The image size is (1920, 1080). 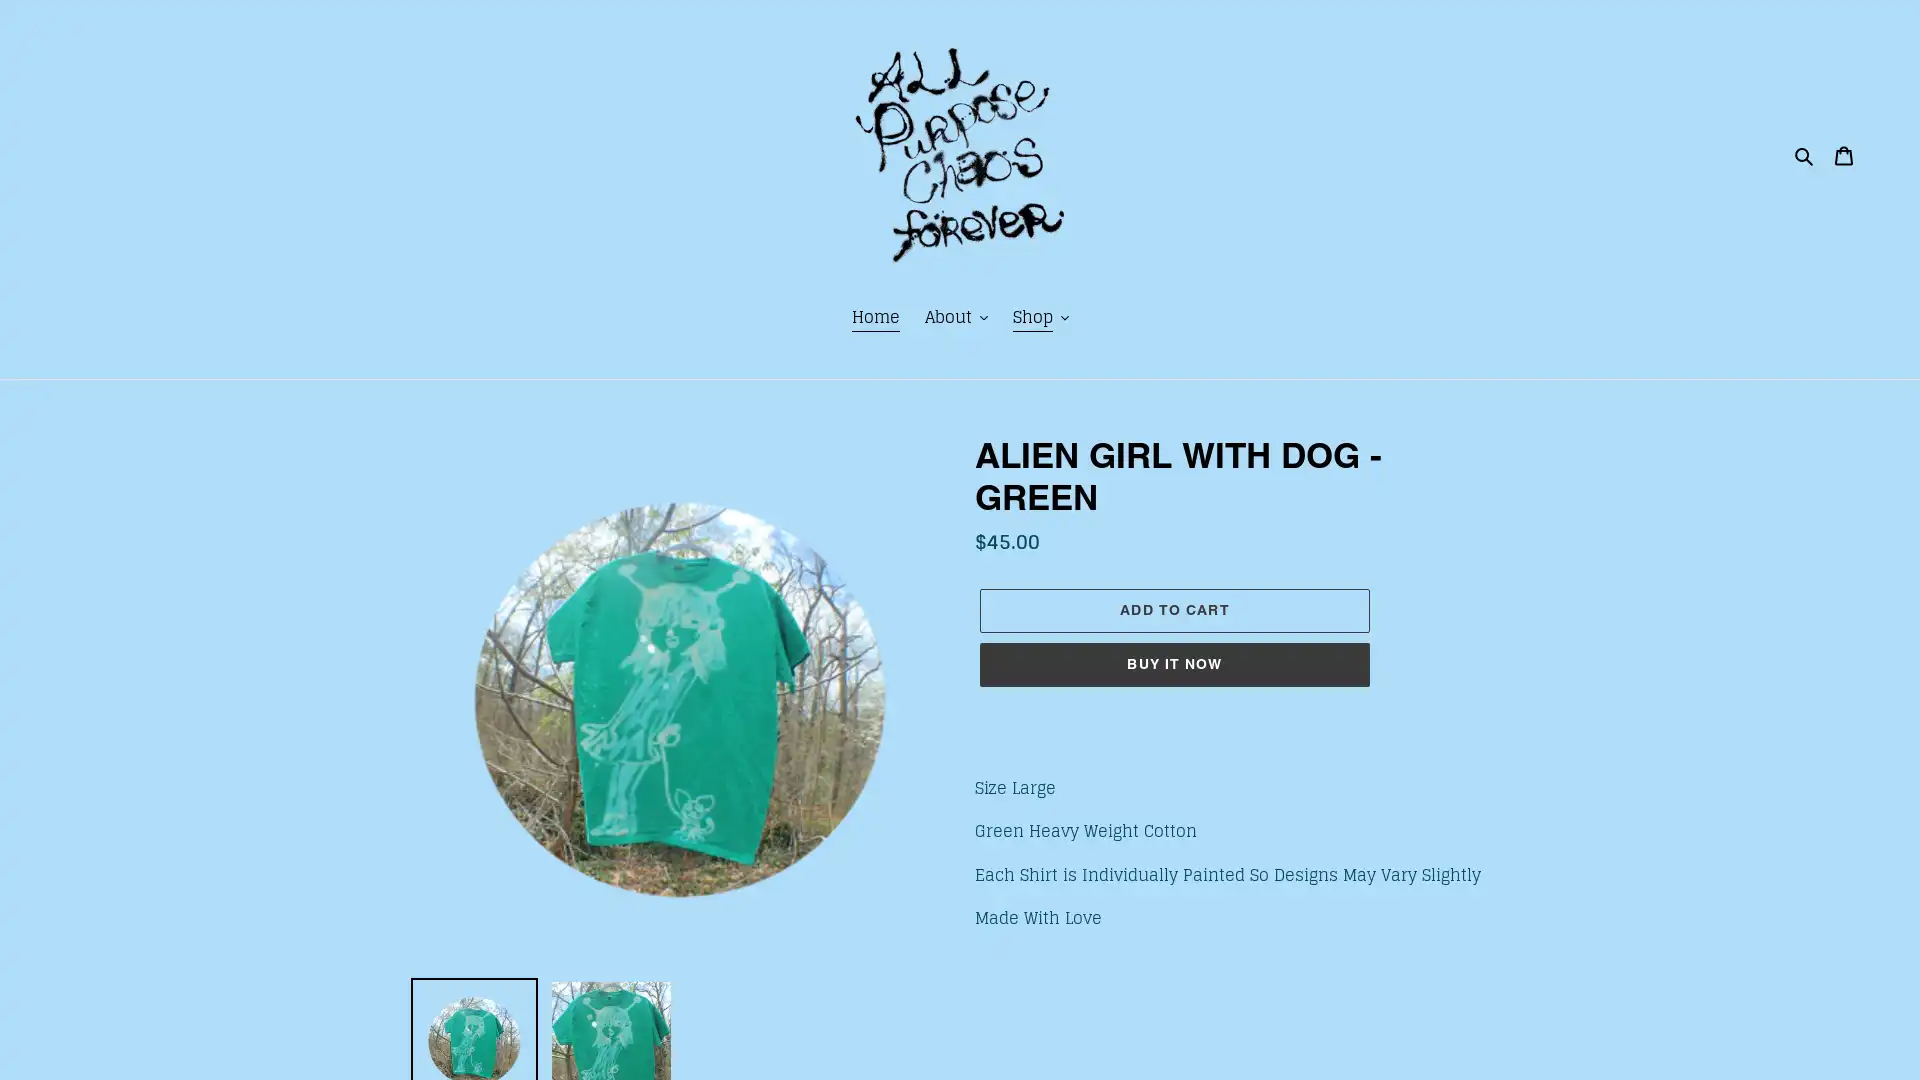 What do you see at coordinates (954, 317) in the screenshot?
I see `About` at bounding box center [954, 317].